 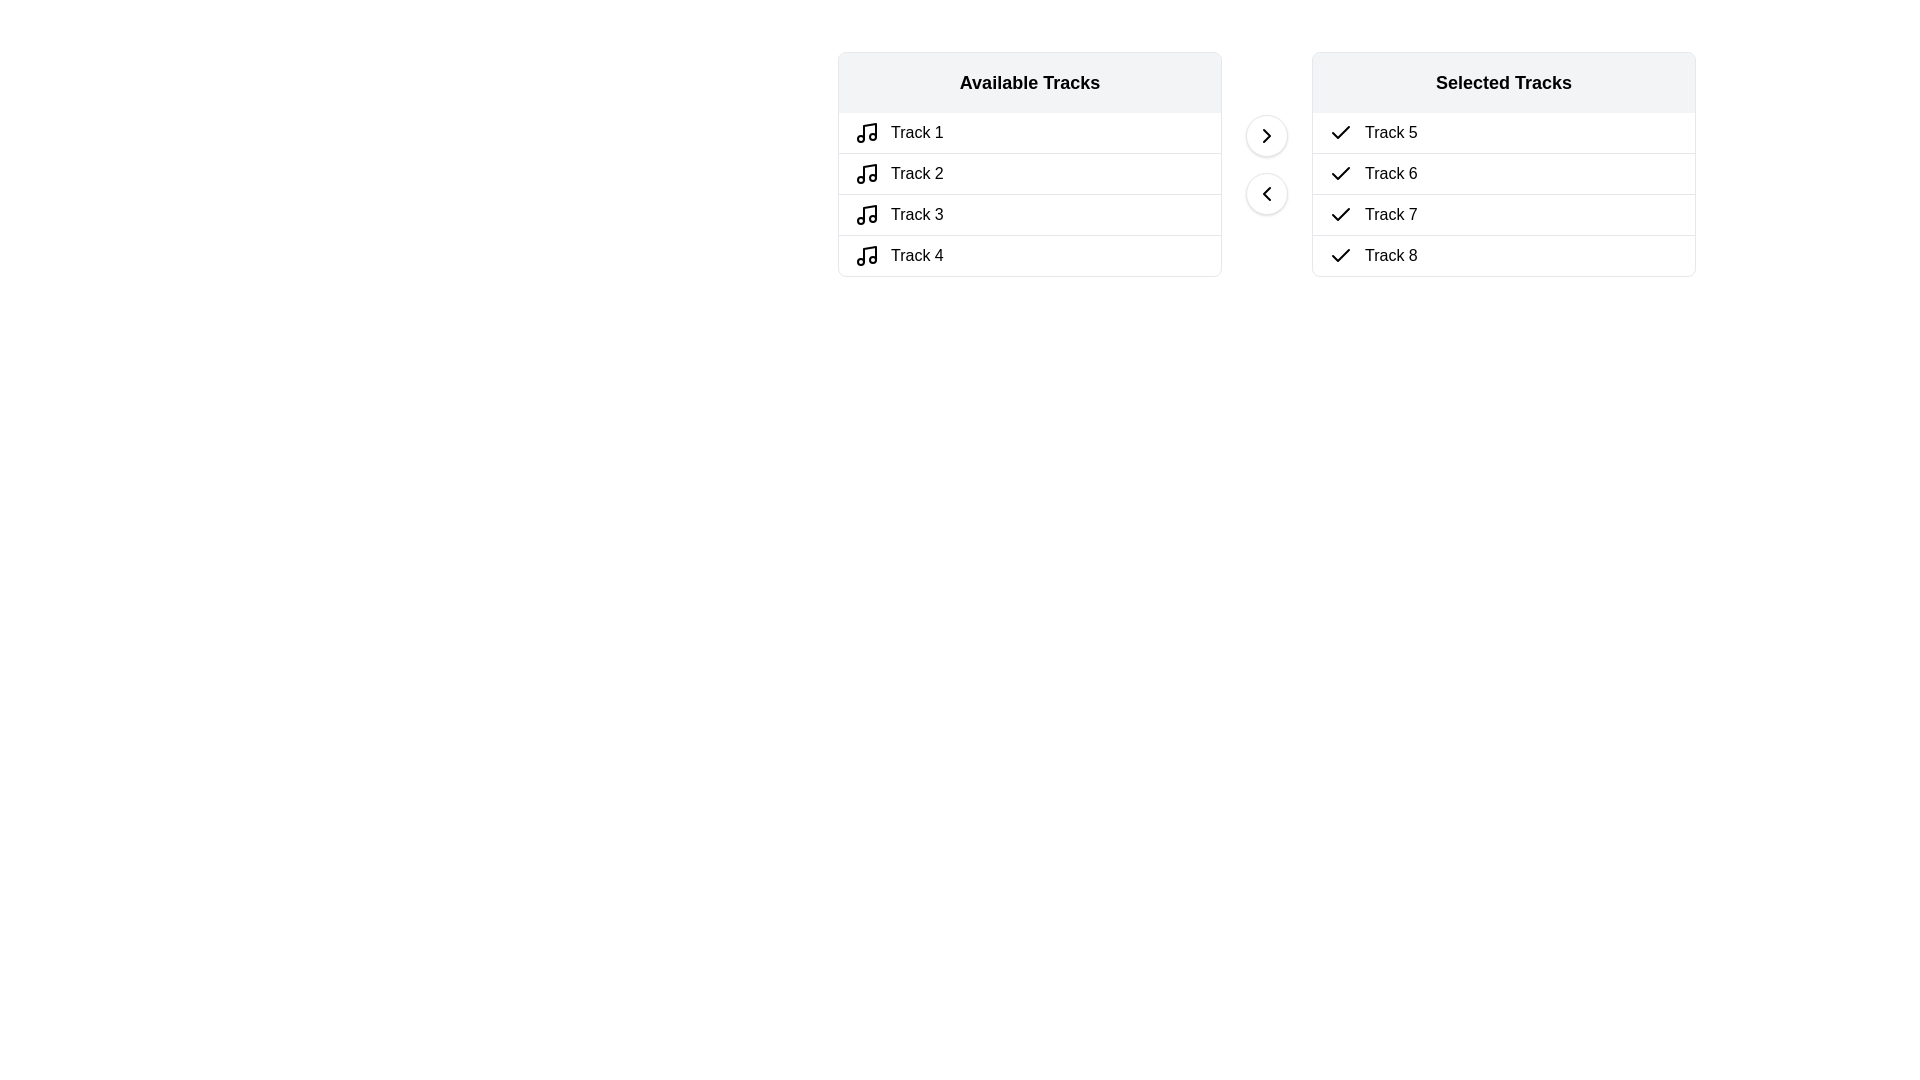 I want to click on the musical note icon located at the beginning of the 'Track 3' row in the 'Available Tracks' list, so click(x=867, y=215).